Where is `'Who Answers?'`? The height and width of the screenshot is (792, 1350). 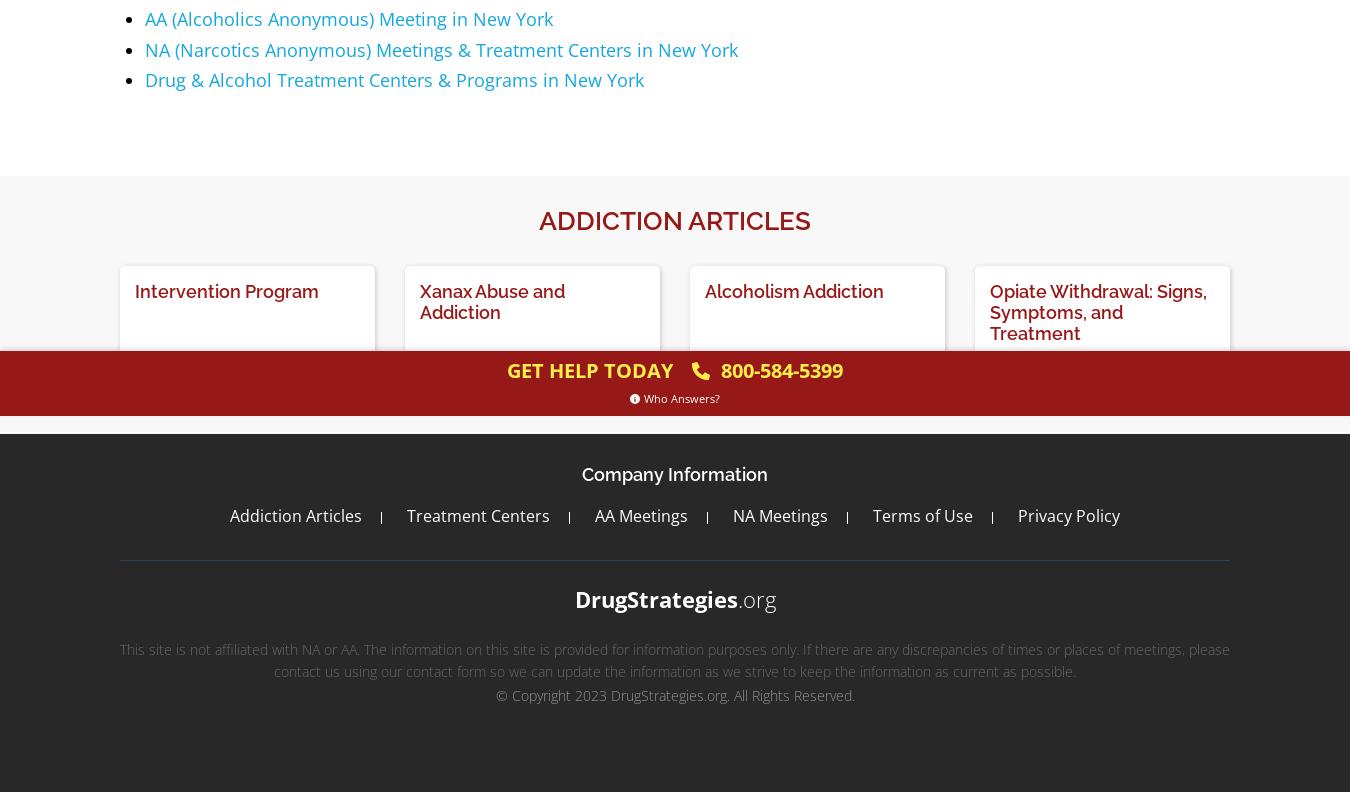
'Who Answers?' is located at coordinates (681, 397).